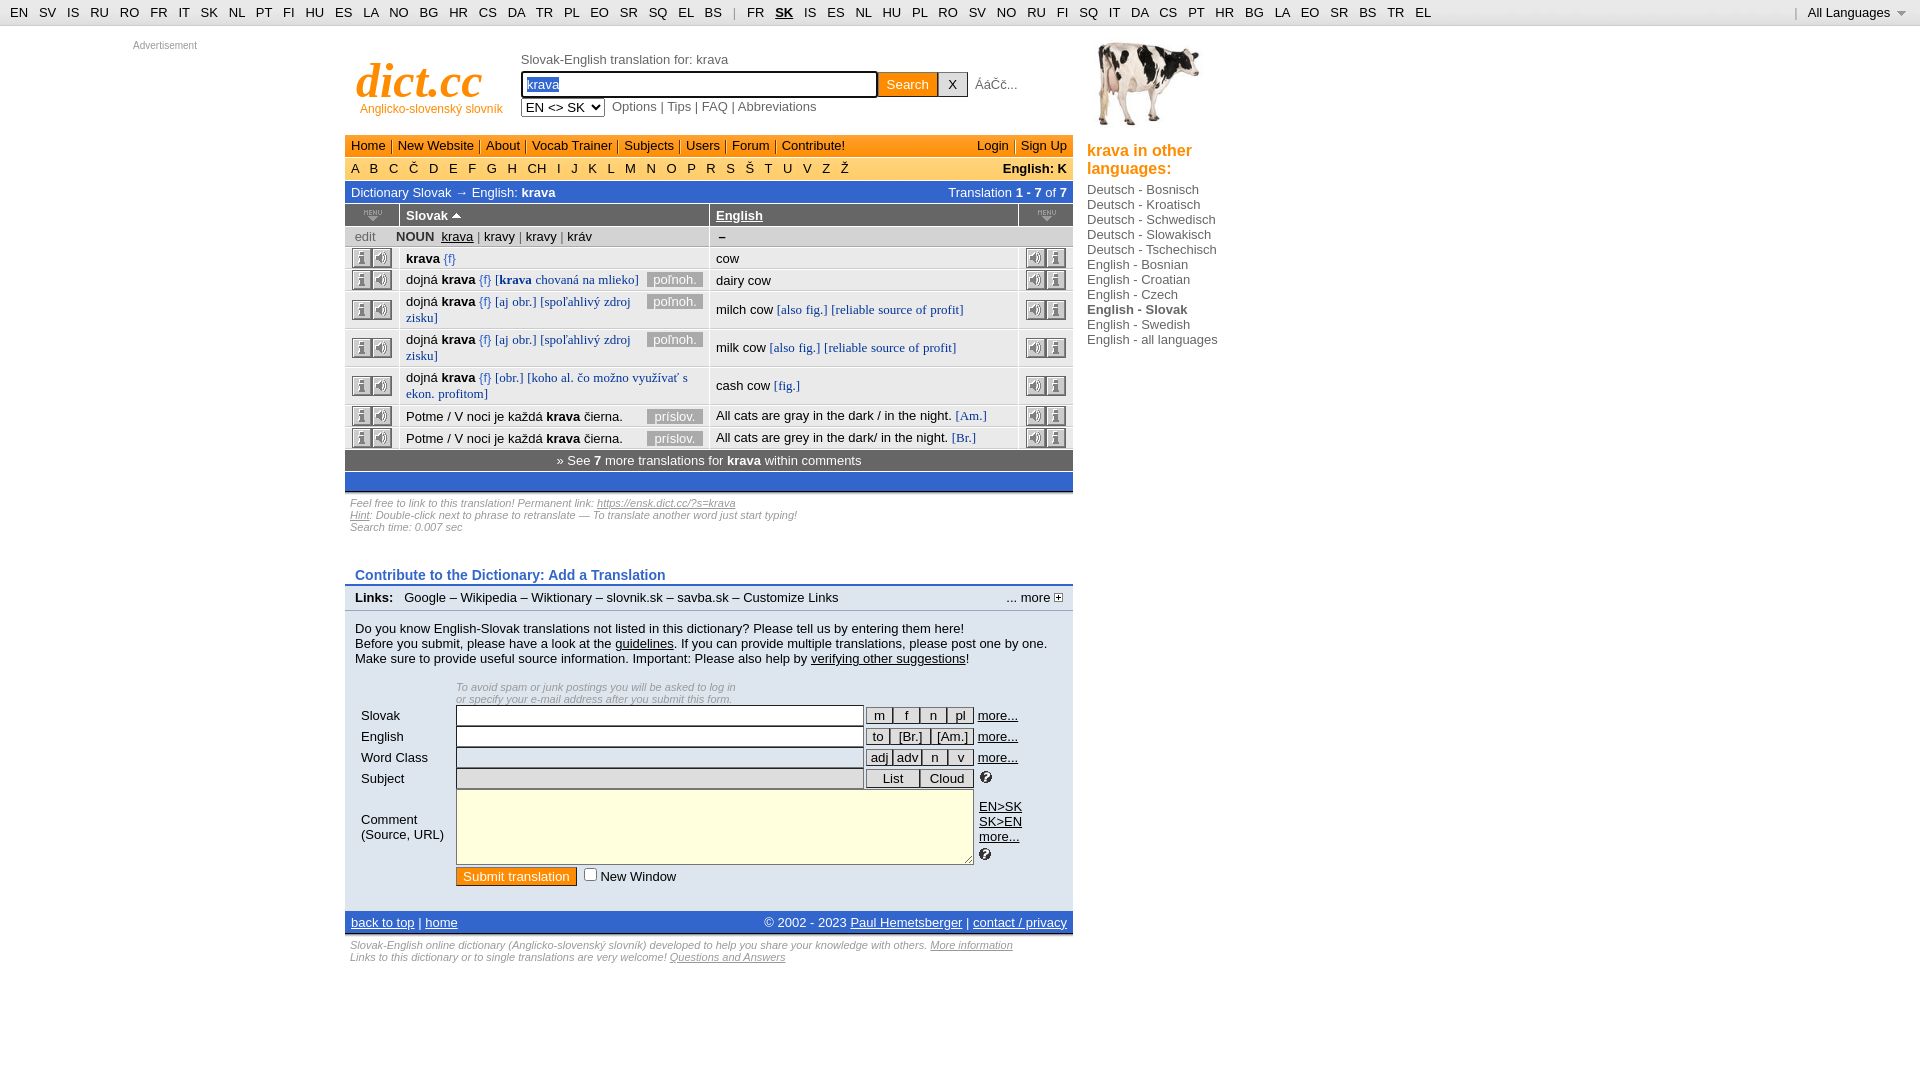 The width and height of the screenshot is (1920, 1080). What do you see at coordinates (786, 385) in the screenshot?
I see `'[fig.]'` at bounding box center [786, 385].